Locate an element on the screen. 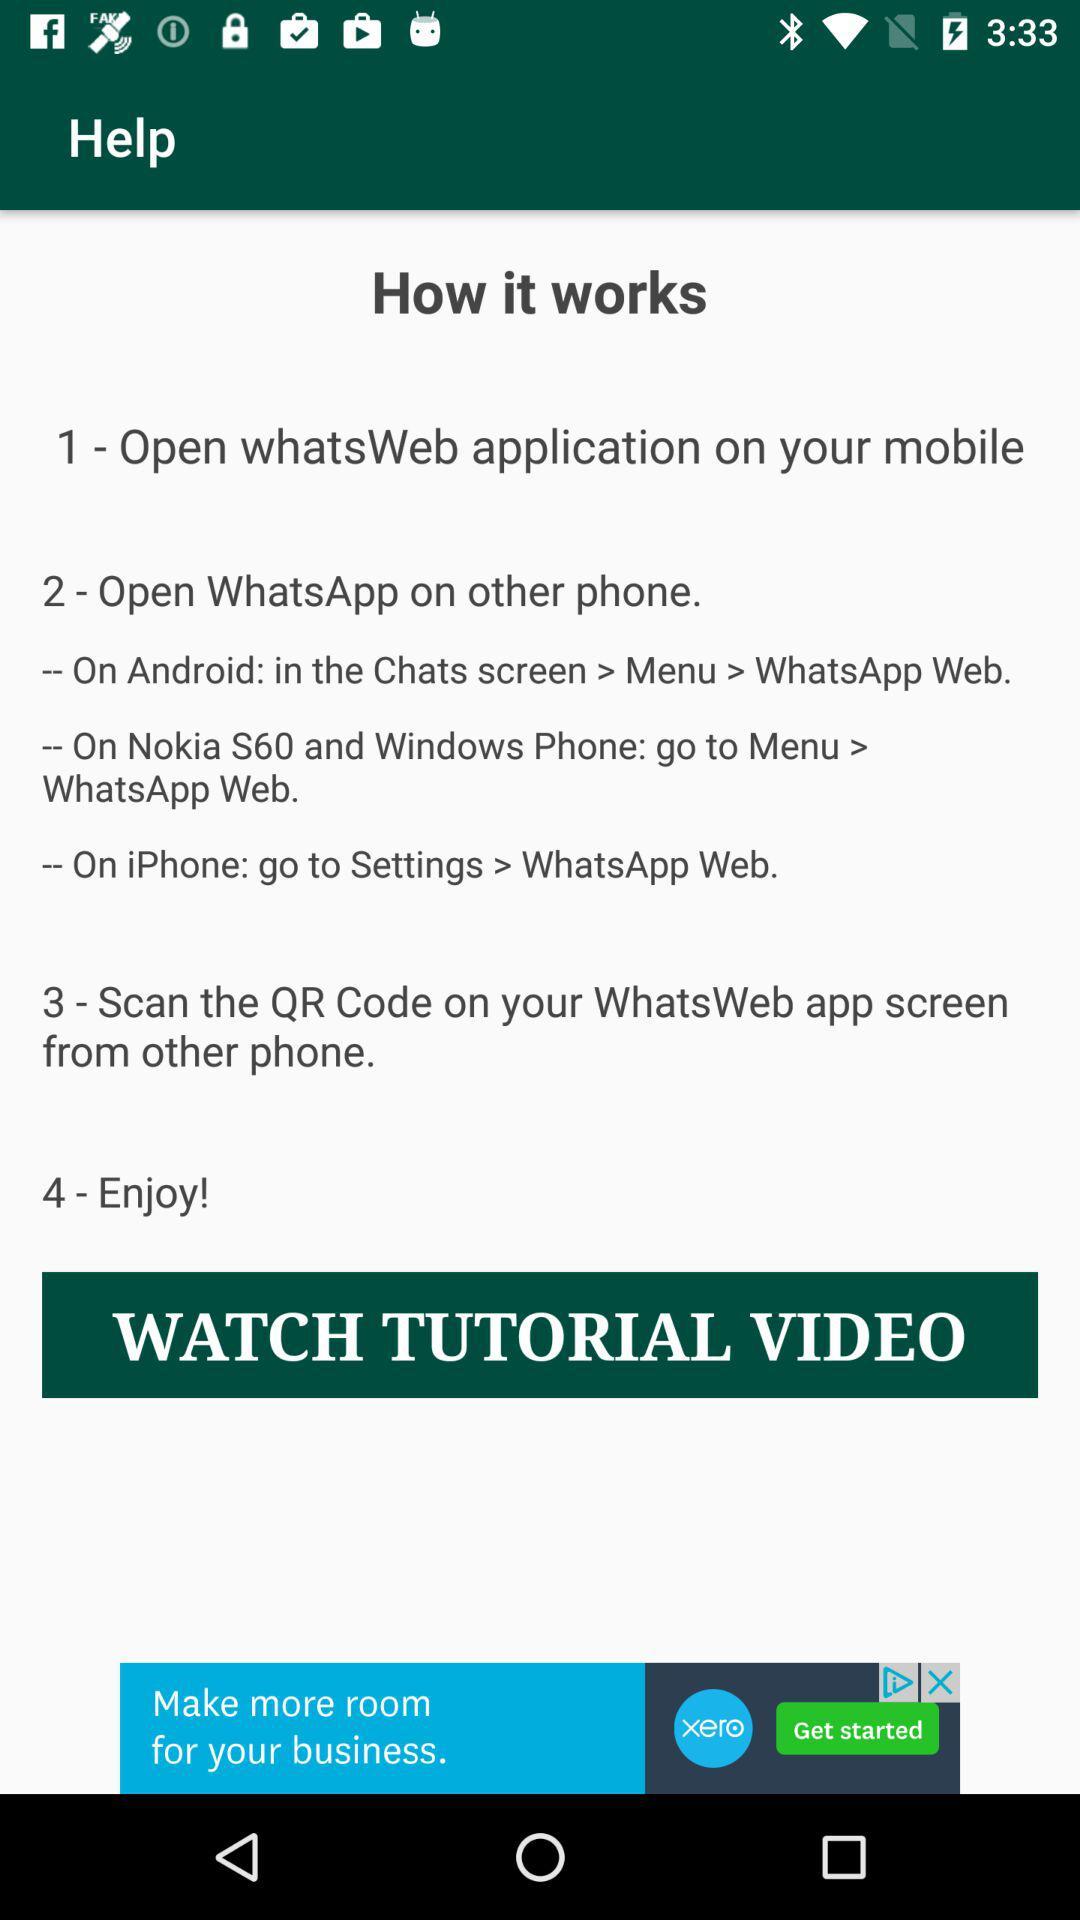 This screenshot has width=1080, height=1920. for add is located at coordinates (540, 1727).